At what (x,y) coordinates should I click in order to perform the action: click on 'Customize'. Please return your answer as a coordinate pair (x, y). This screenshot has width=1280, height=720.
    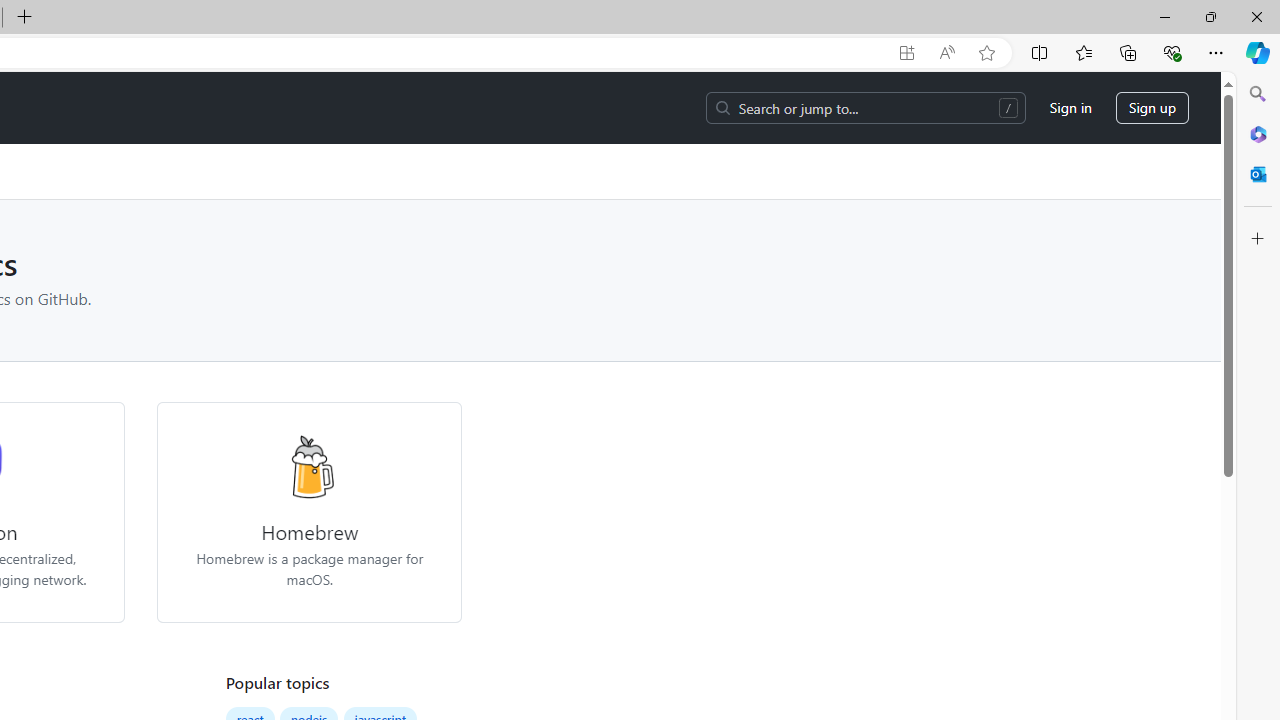
    Looking at the image, I should click on (1257, 238).